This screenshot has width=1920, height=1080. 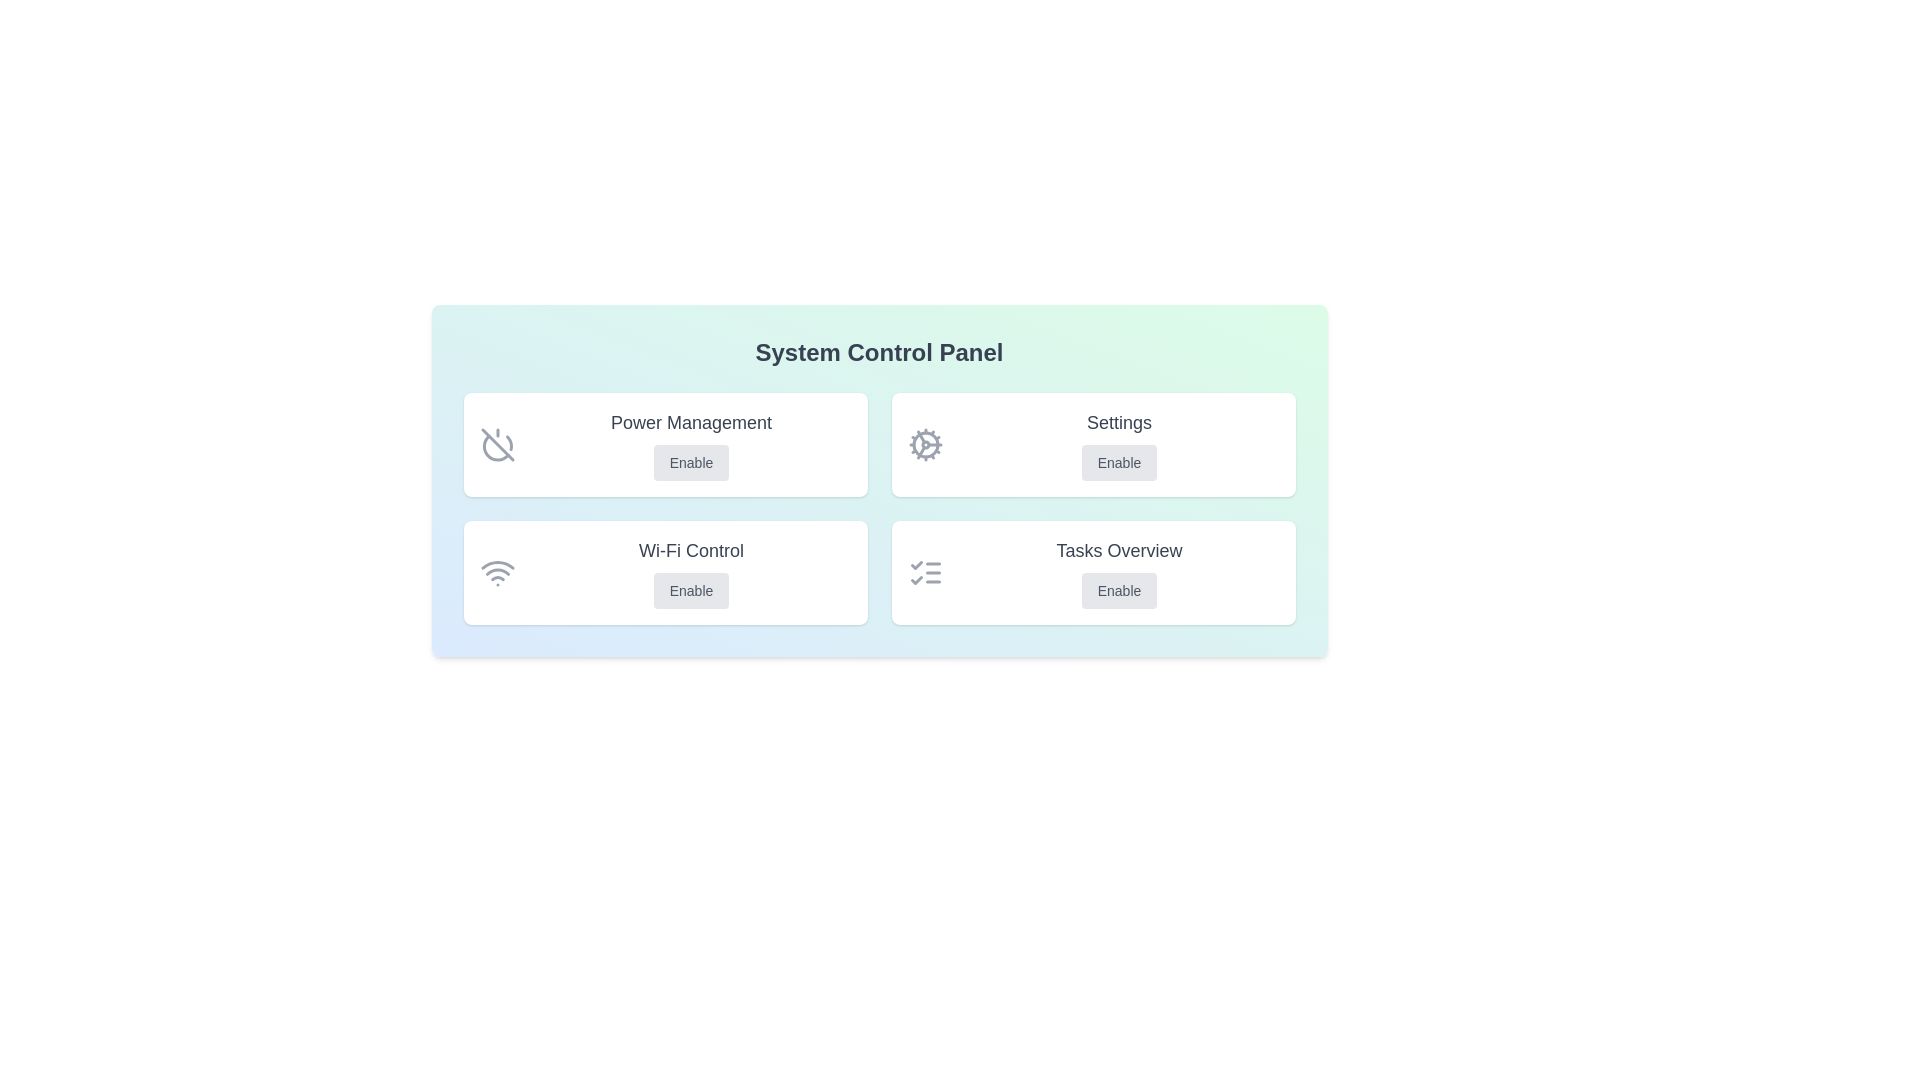 What do you see at coordinates (691, 589) in the screenshot?
I see `the 'Enable' button in the 'Wi-Fi Control' section` at bounding box center [691, 589].